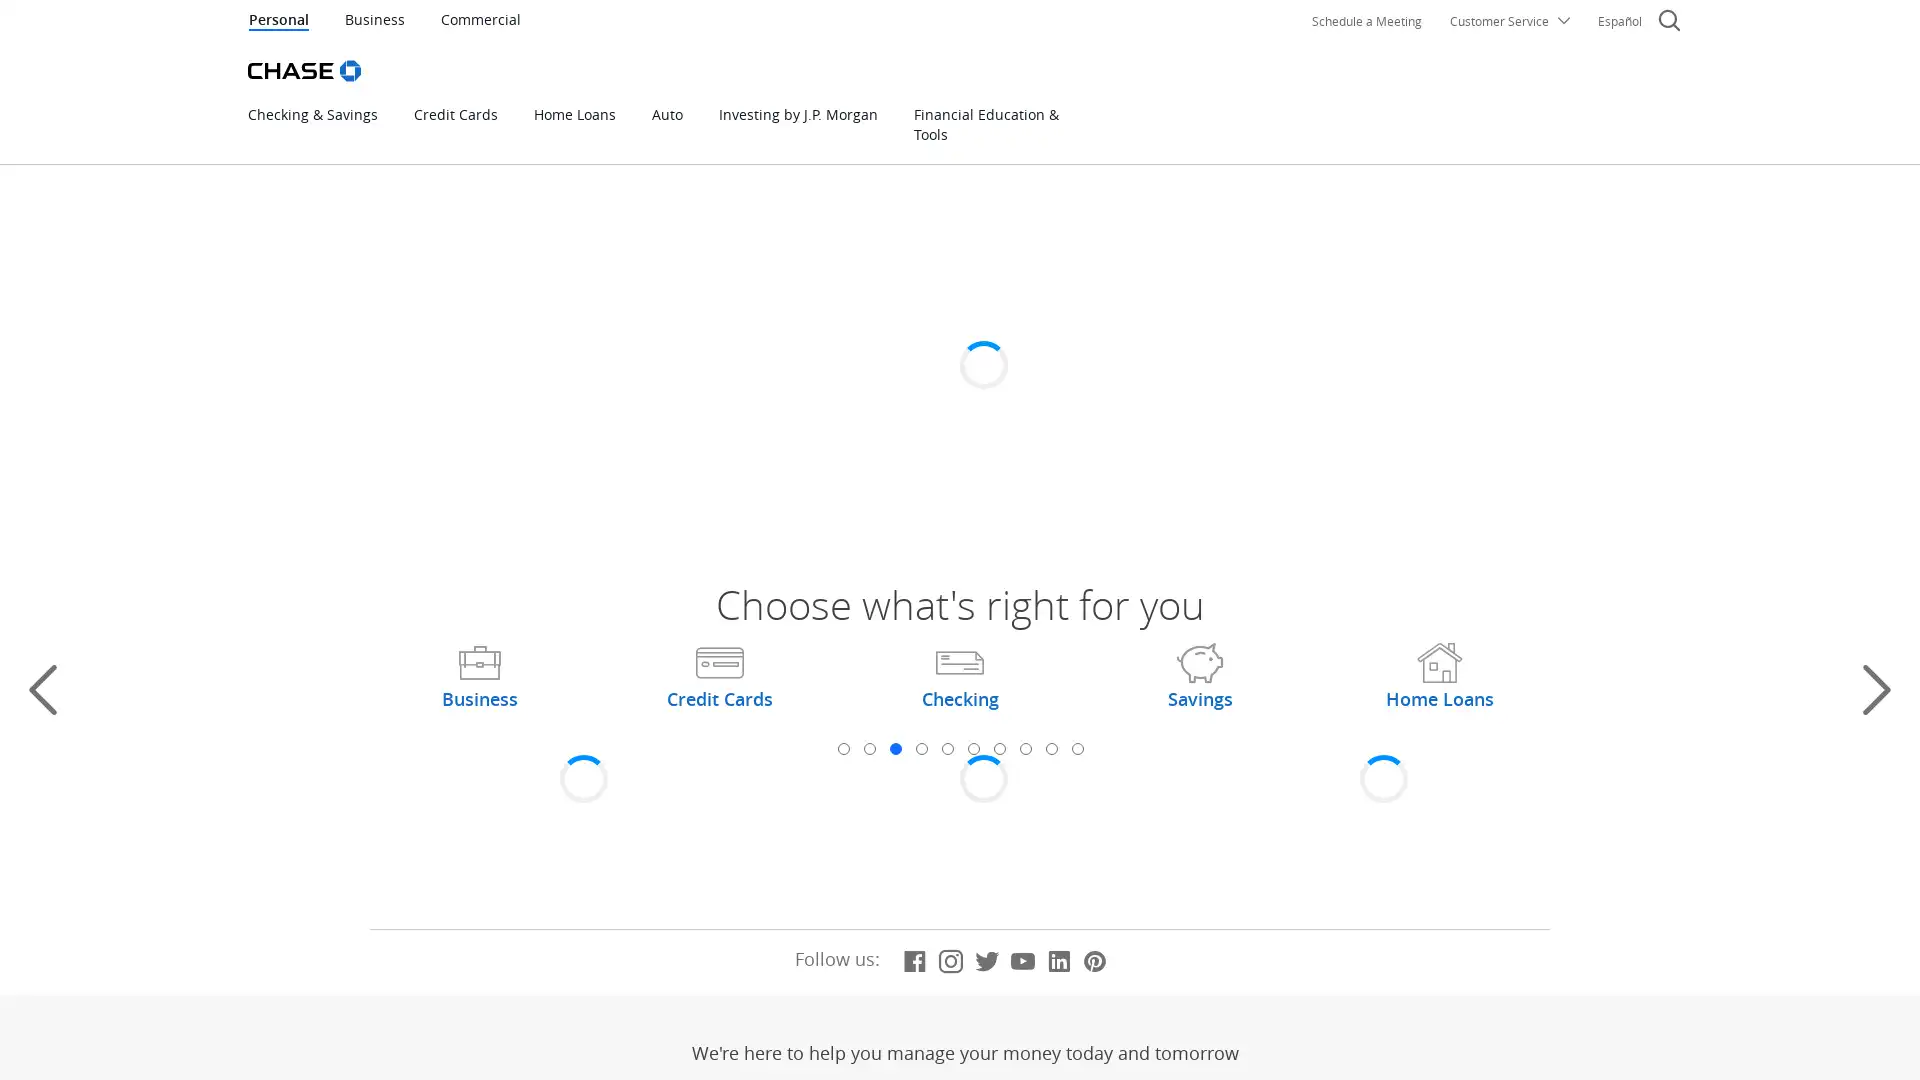  What do you see at coordinates (701, 433) in the screenshot?
I see `Open an account` at bounding box center [701, 433].